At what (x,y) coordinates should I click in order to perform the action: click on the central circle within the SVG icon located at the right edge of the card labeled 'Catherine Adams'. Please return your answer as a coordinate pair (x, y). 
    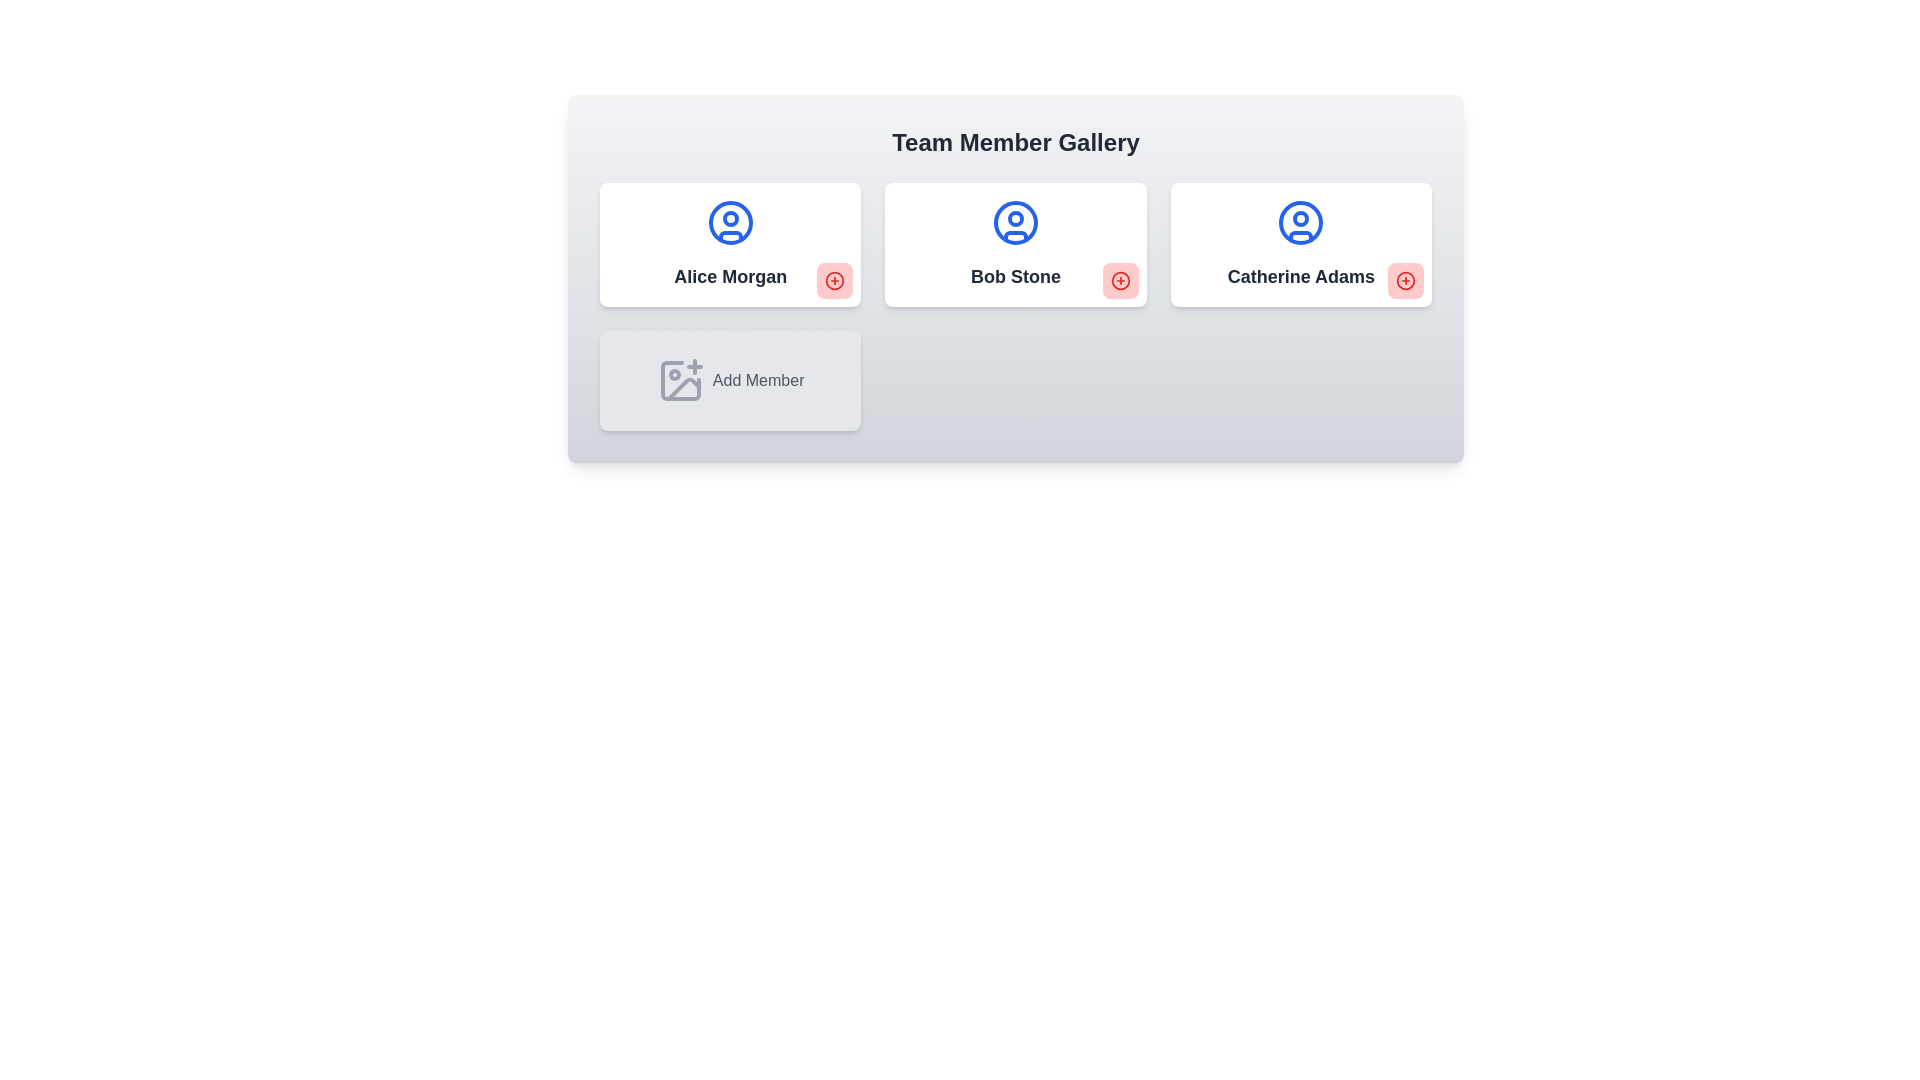
    Looking at the image, I should click on (1405, 281).